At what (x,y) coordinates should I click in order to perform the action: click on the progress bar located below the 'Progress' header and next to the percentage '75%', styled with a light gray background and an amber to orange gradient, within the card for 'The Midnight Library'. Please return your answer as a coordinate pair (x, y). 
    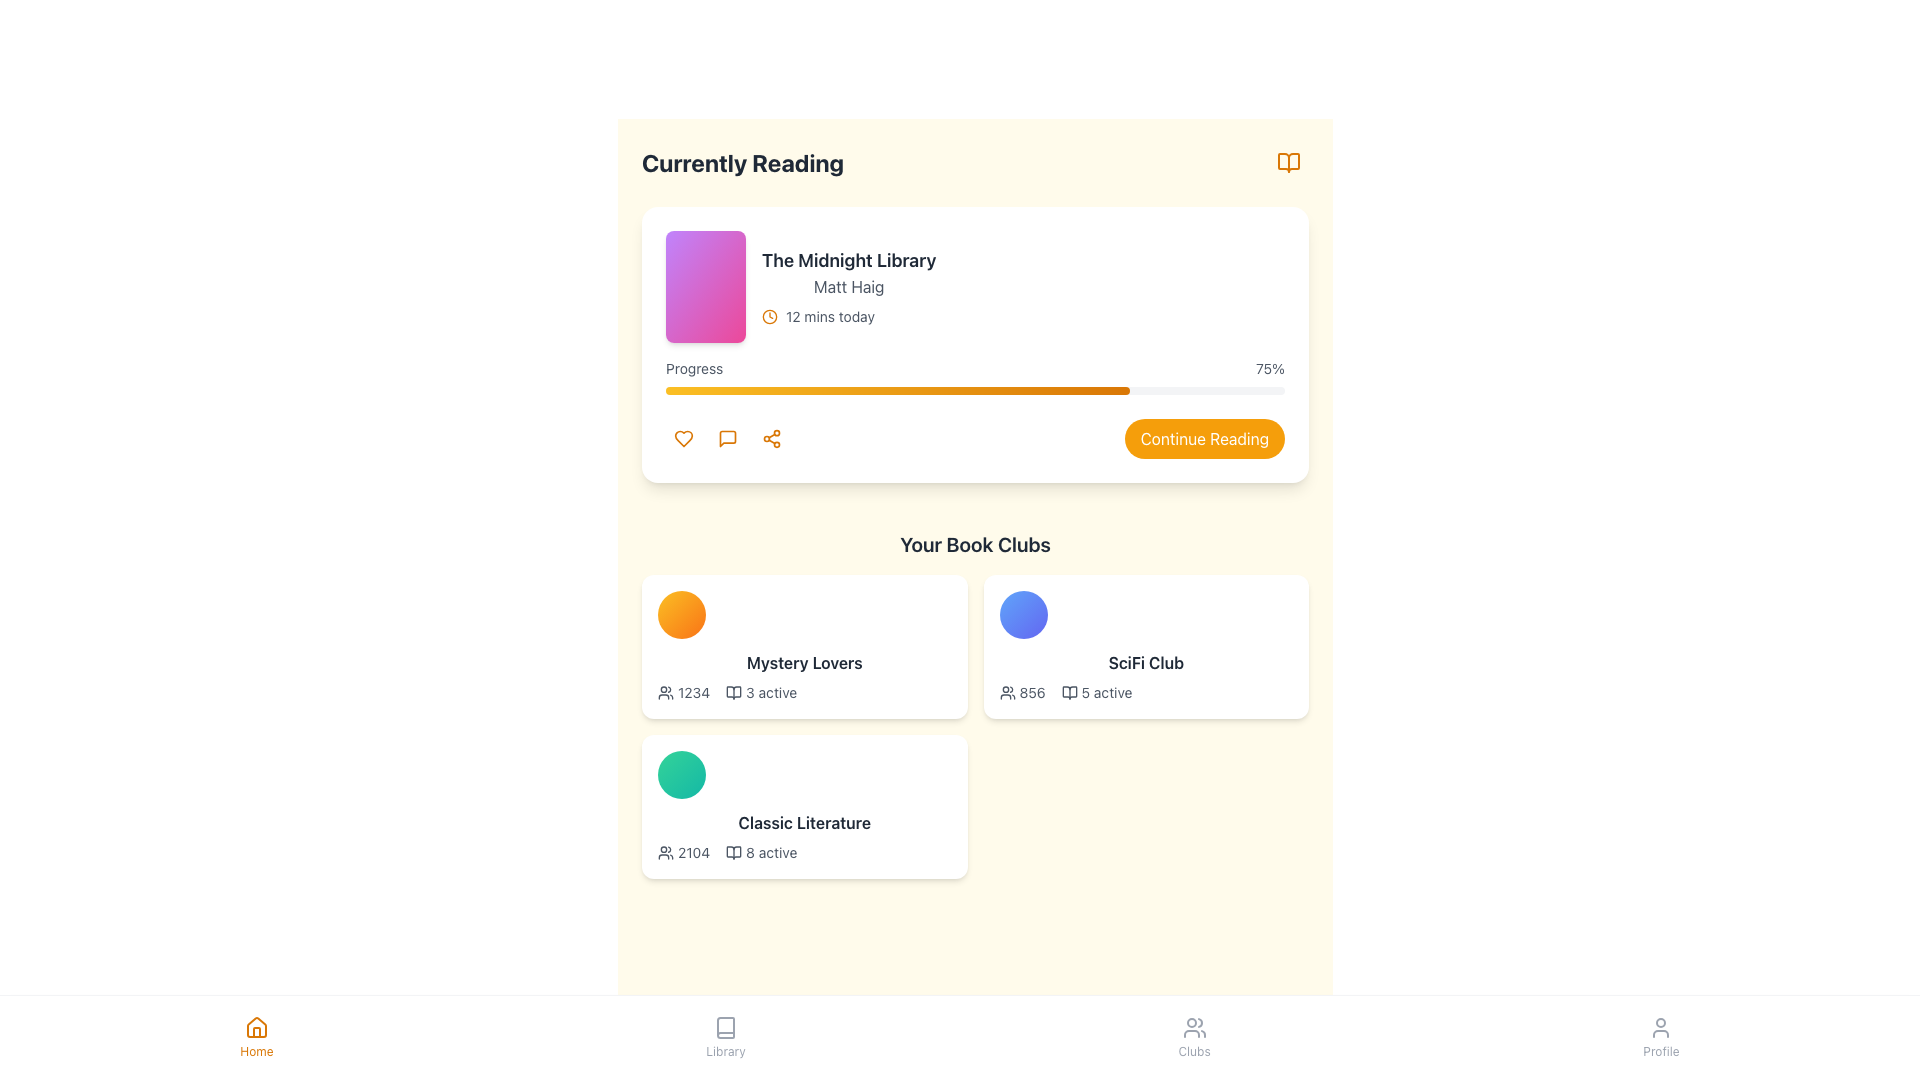
    Looking at the image, I should click on (975, 377).